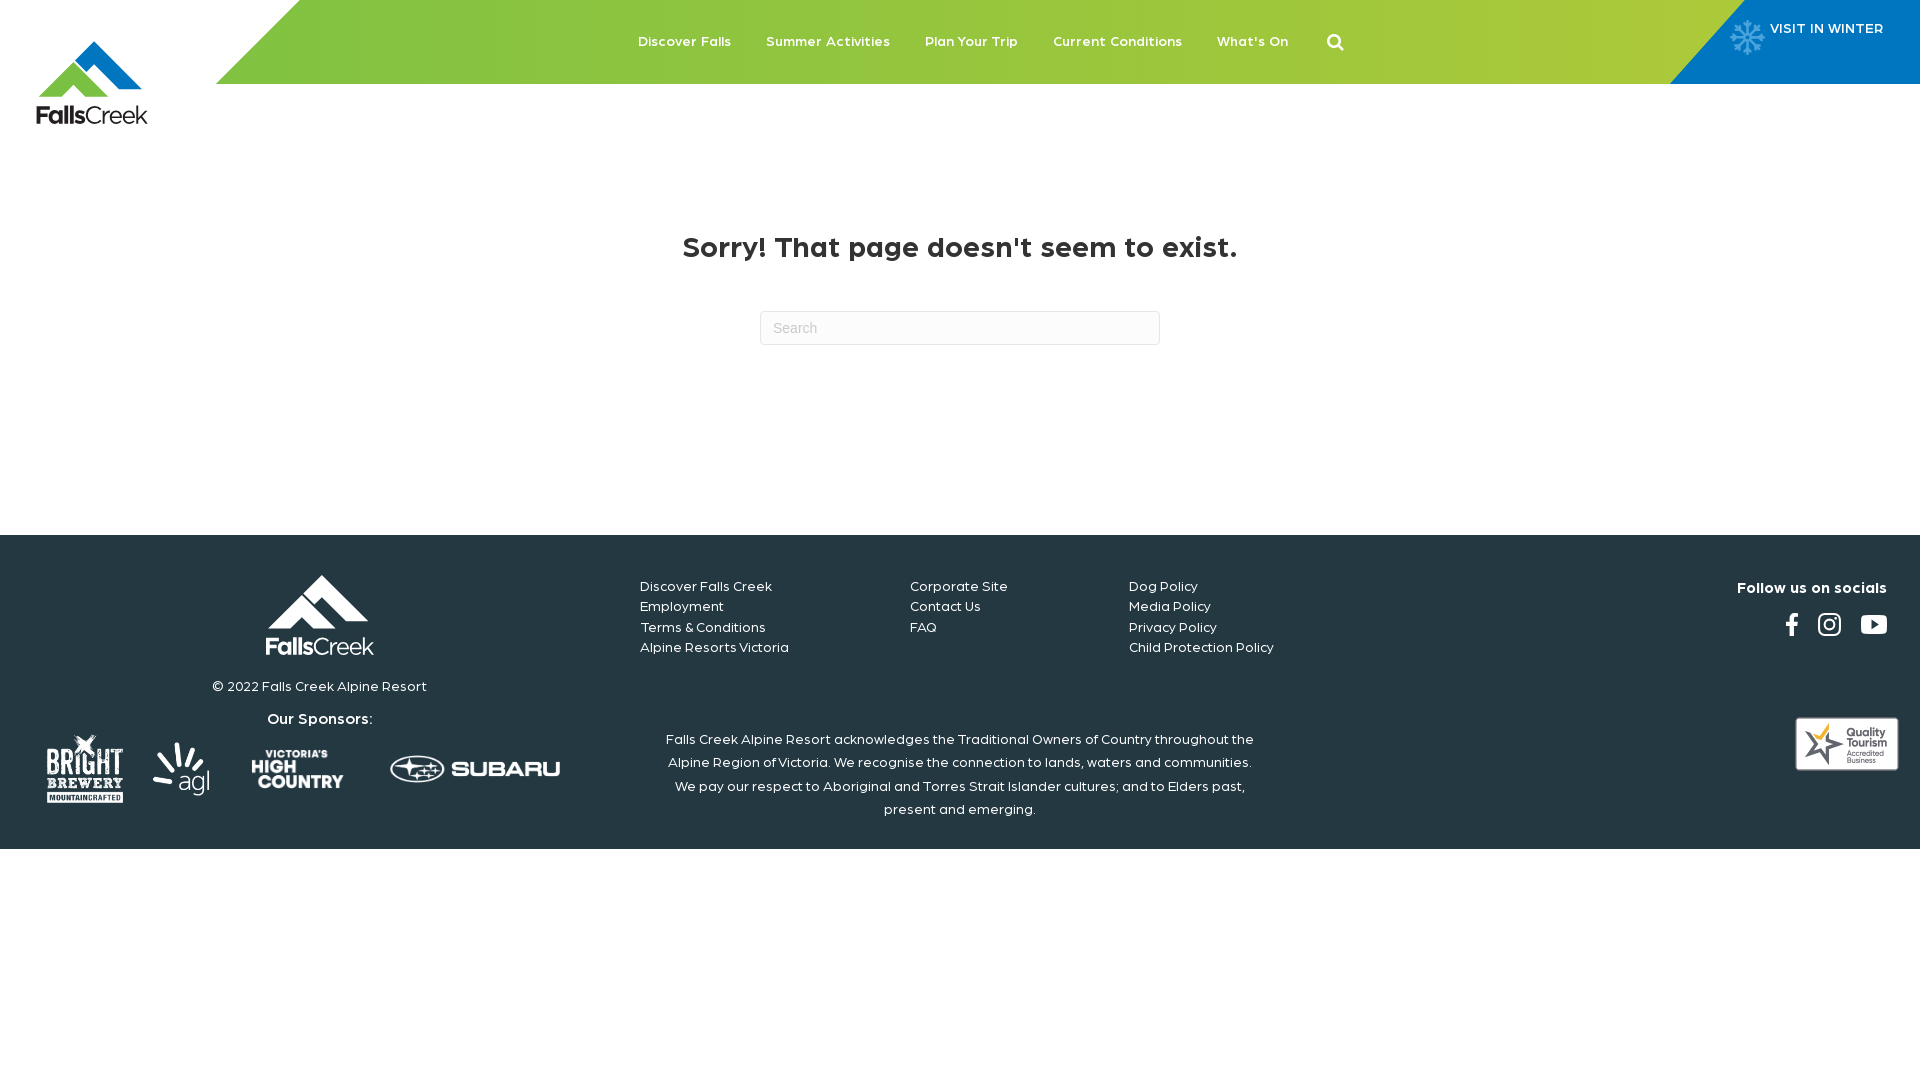 The width and height of the screenshot is (1920, 1080). Describe the element at coordinates (684, 42) in the screenshot. I see `'Discover Falls'` at that location.